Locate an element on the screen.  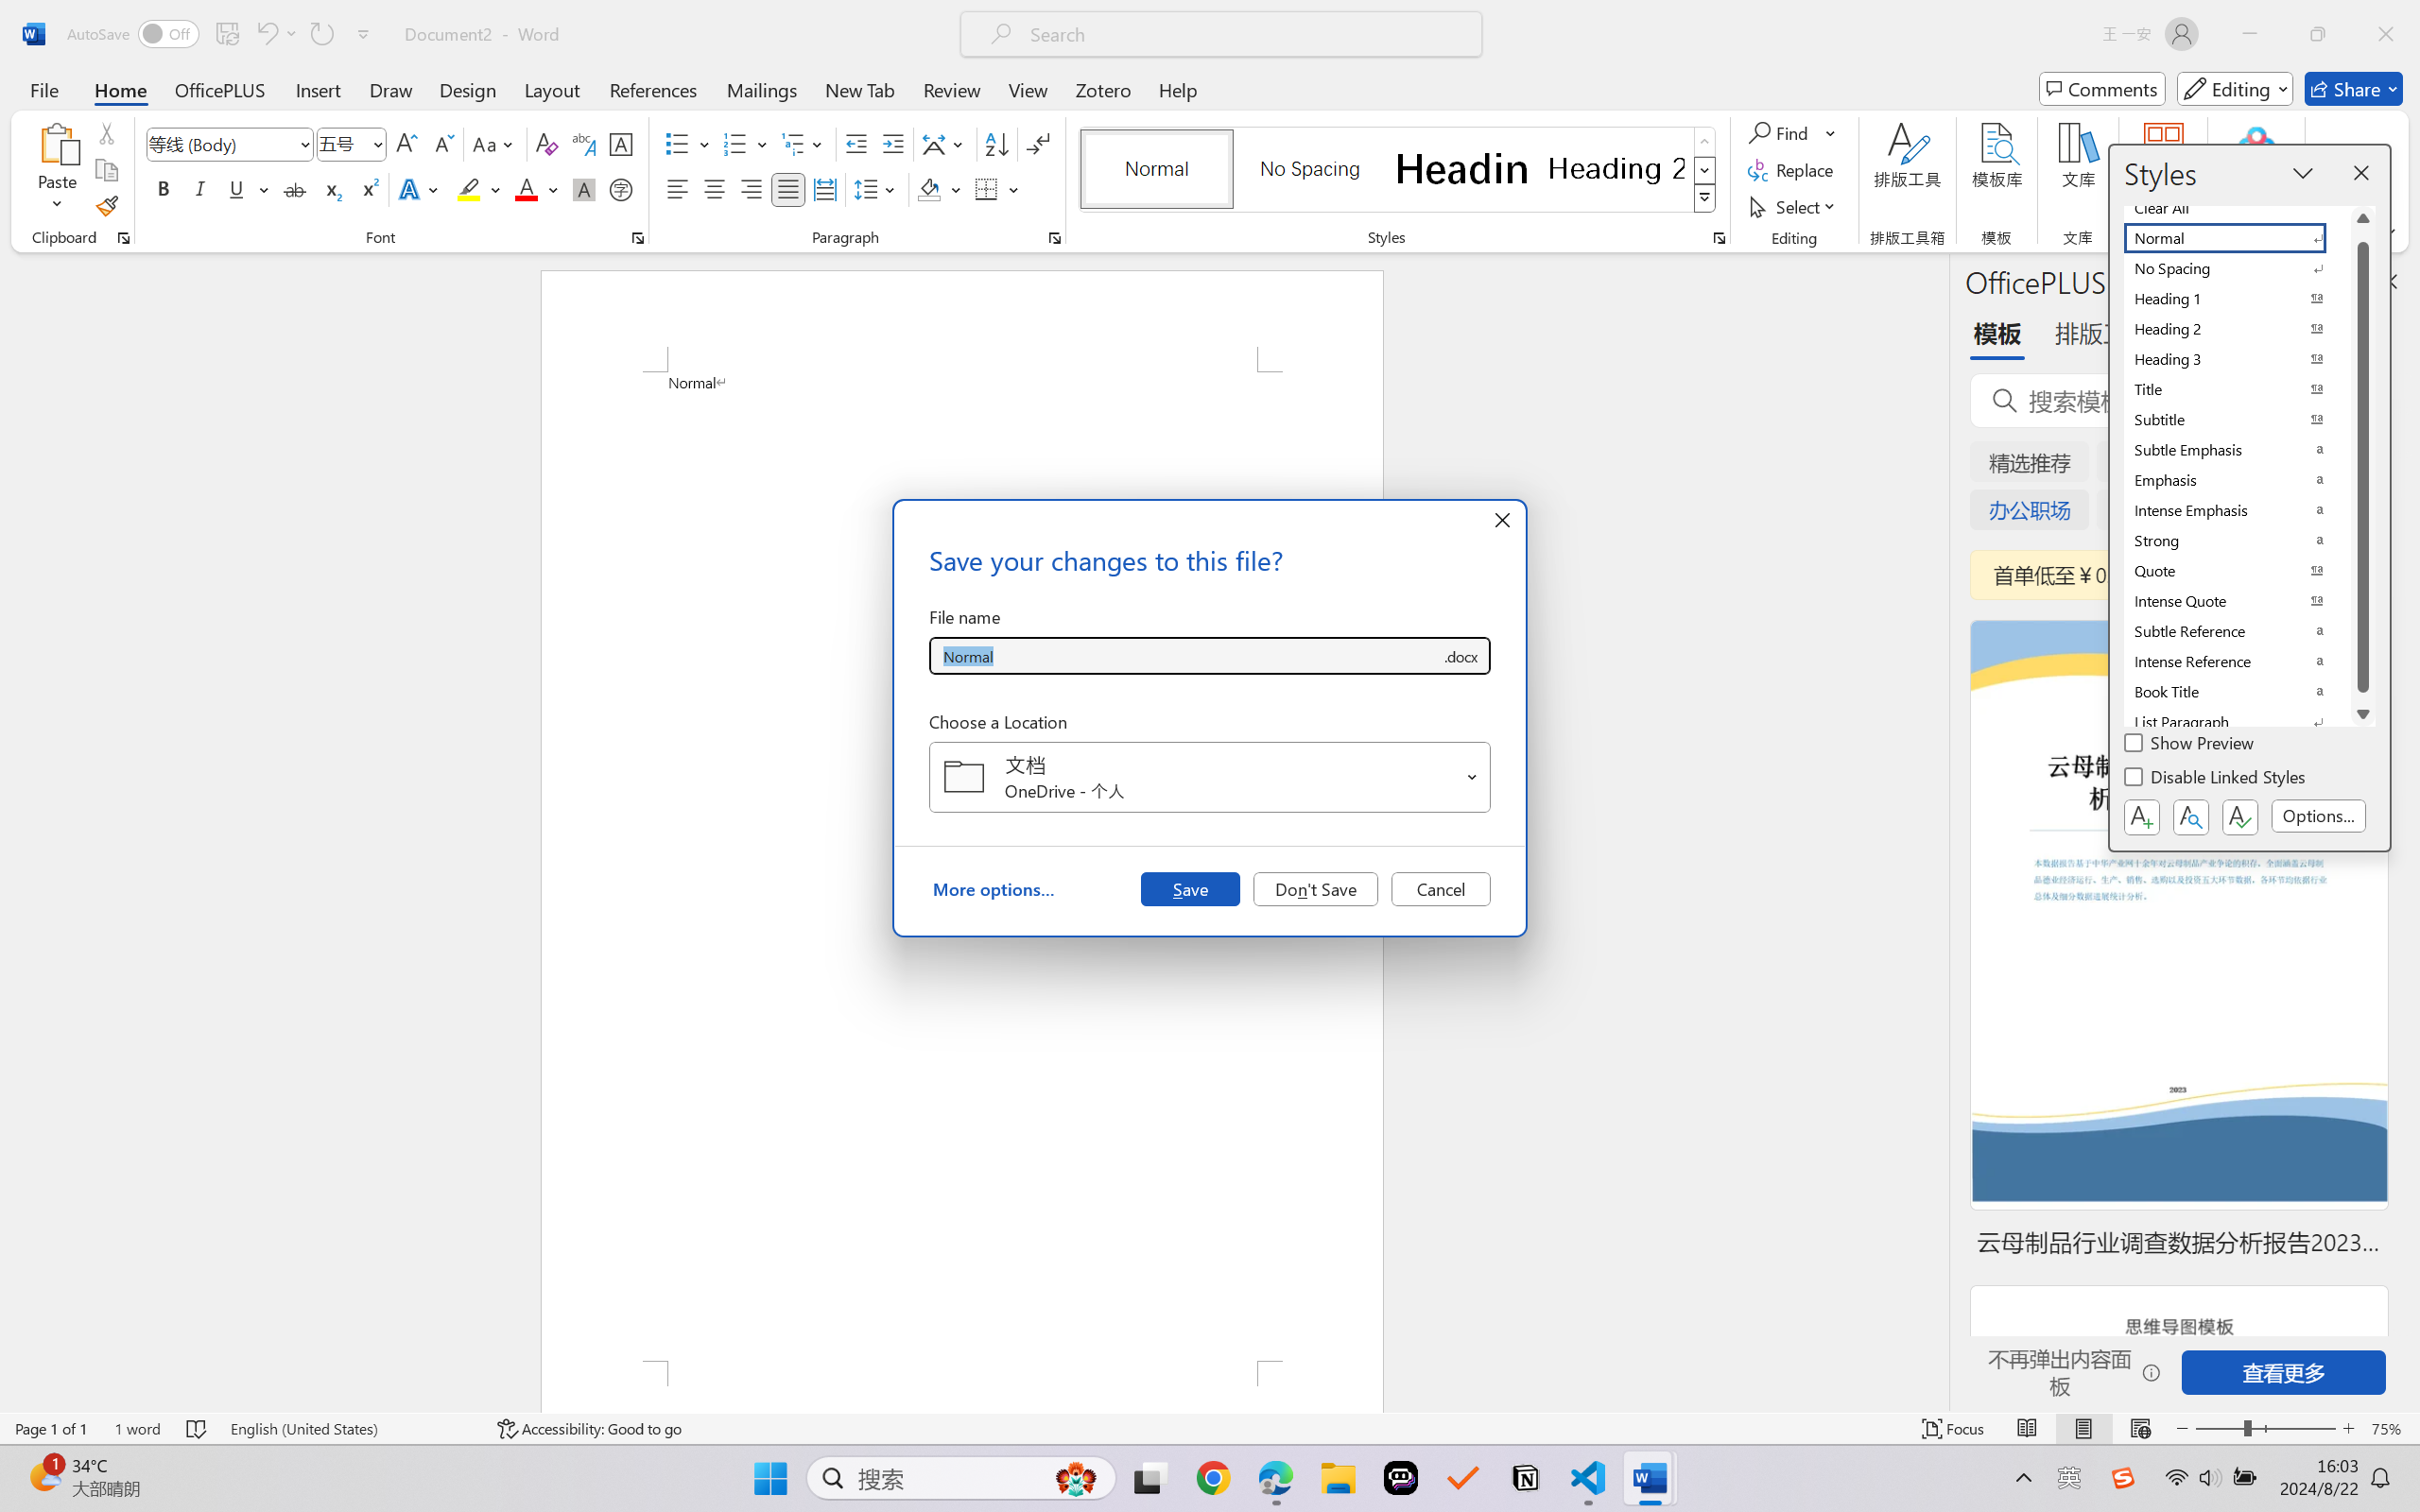
'List Paragraph' is located at coordinates (2237, 722).